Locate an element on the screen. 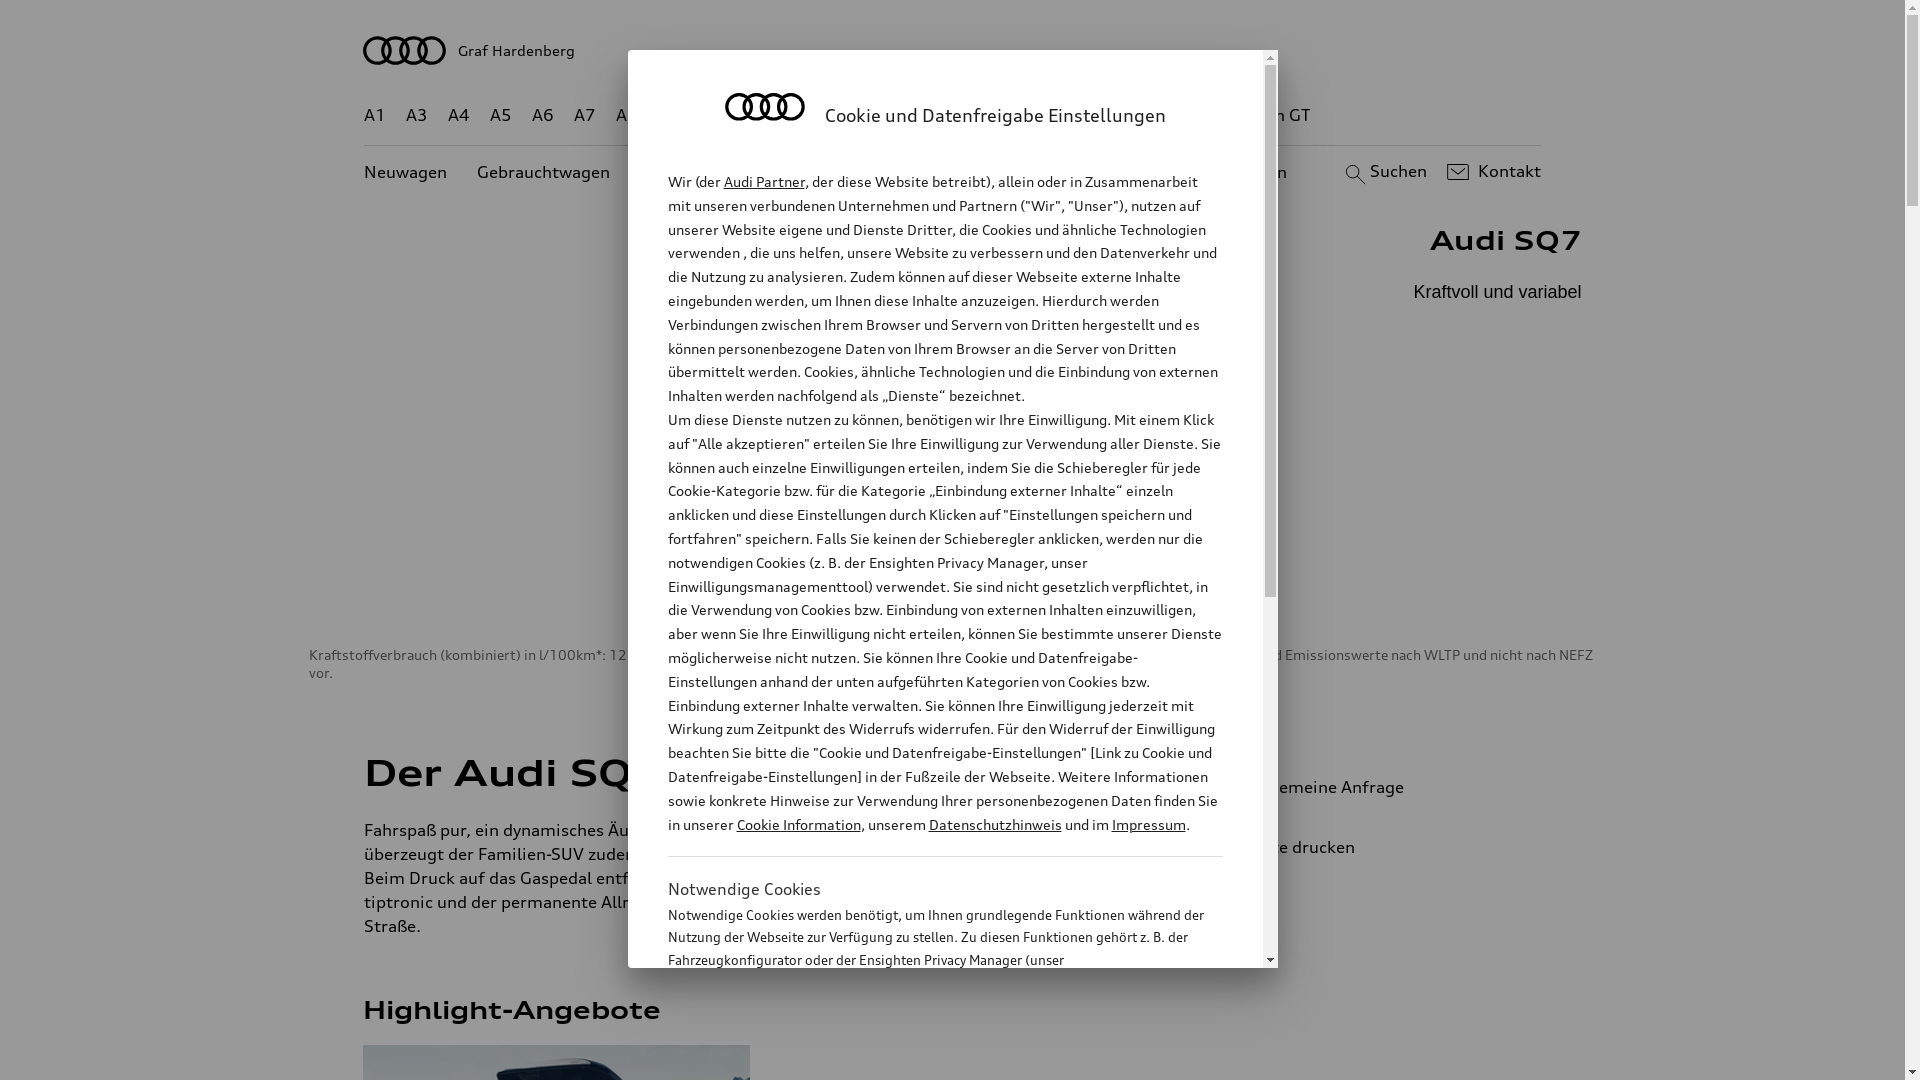 The image size is (1920, 1080). 'g-tron' is located at coordinates (1190, 115).